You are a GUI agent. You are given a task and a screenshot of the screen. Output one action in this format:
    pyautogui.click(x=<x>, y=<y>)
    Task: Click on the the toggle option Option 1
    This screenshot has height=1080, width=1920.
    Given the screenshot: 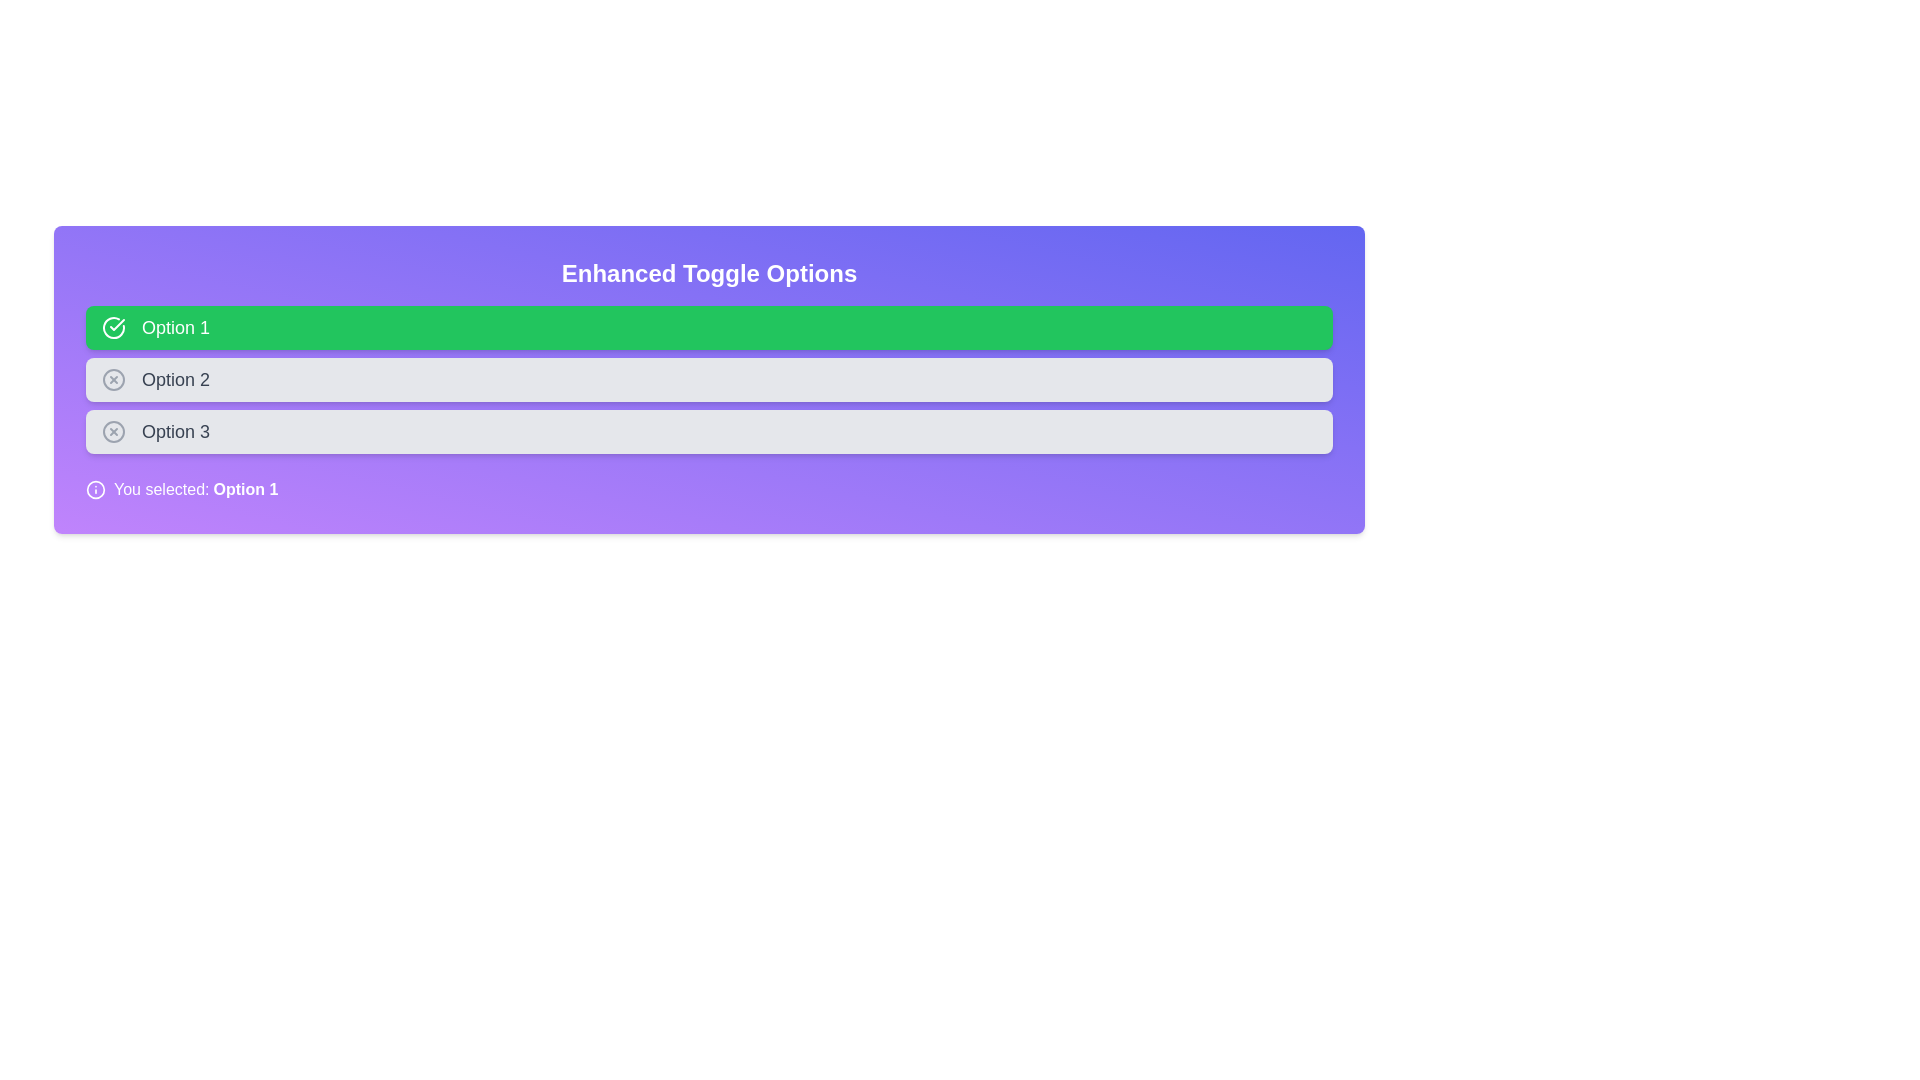 What is the action you would take?
    pyautogui.click(x=709, y=326)
    